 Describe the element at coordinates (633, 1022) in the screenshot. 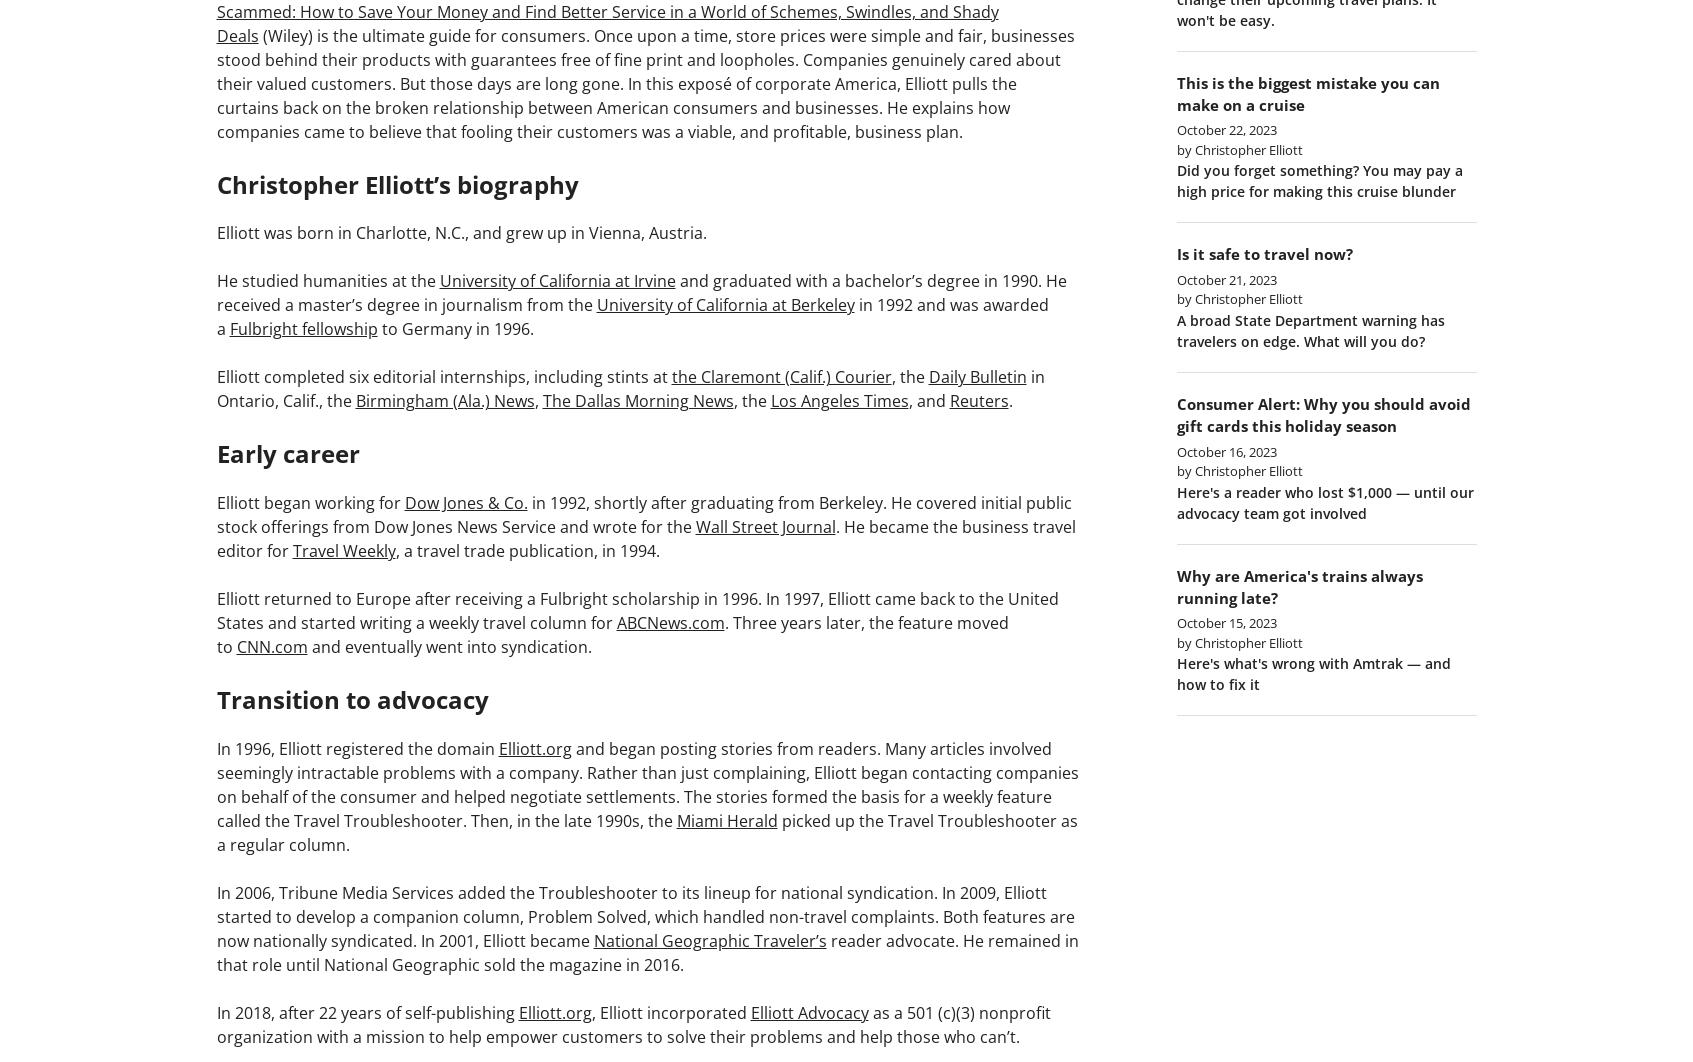

I see `'as a 501 (c)(3) nonprofit organization with a mission to help empower customers to solve their problems and help those who can’t.'` at that location.